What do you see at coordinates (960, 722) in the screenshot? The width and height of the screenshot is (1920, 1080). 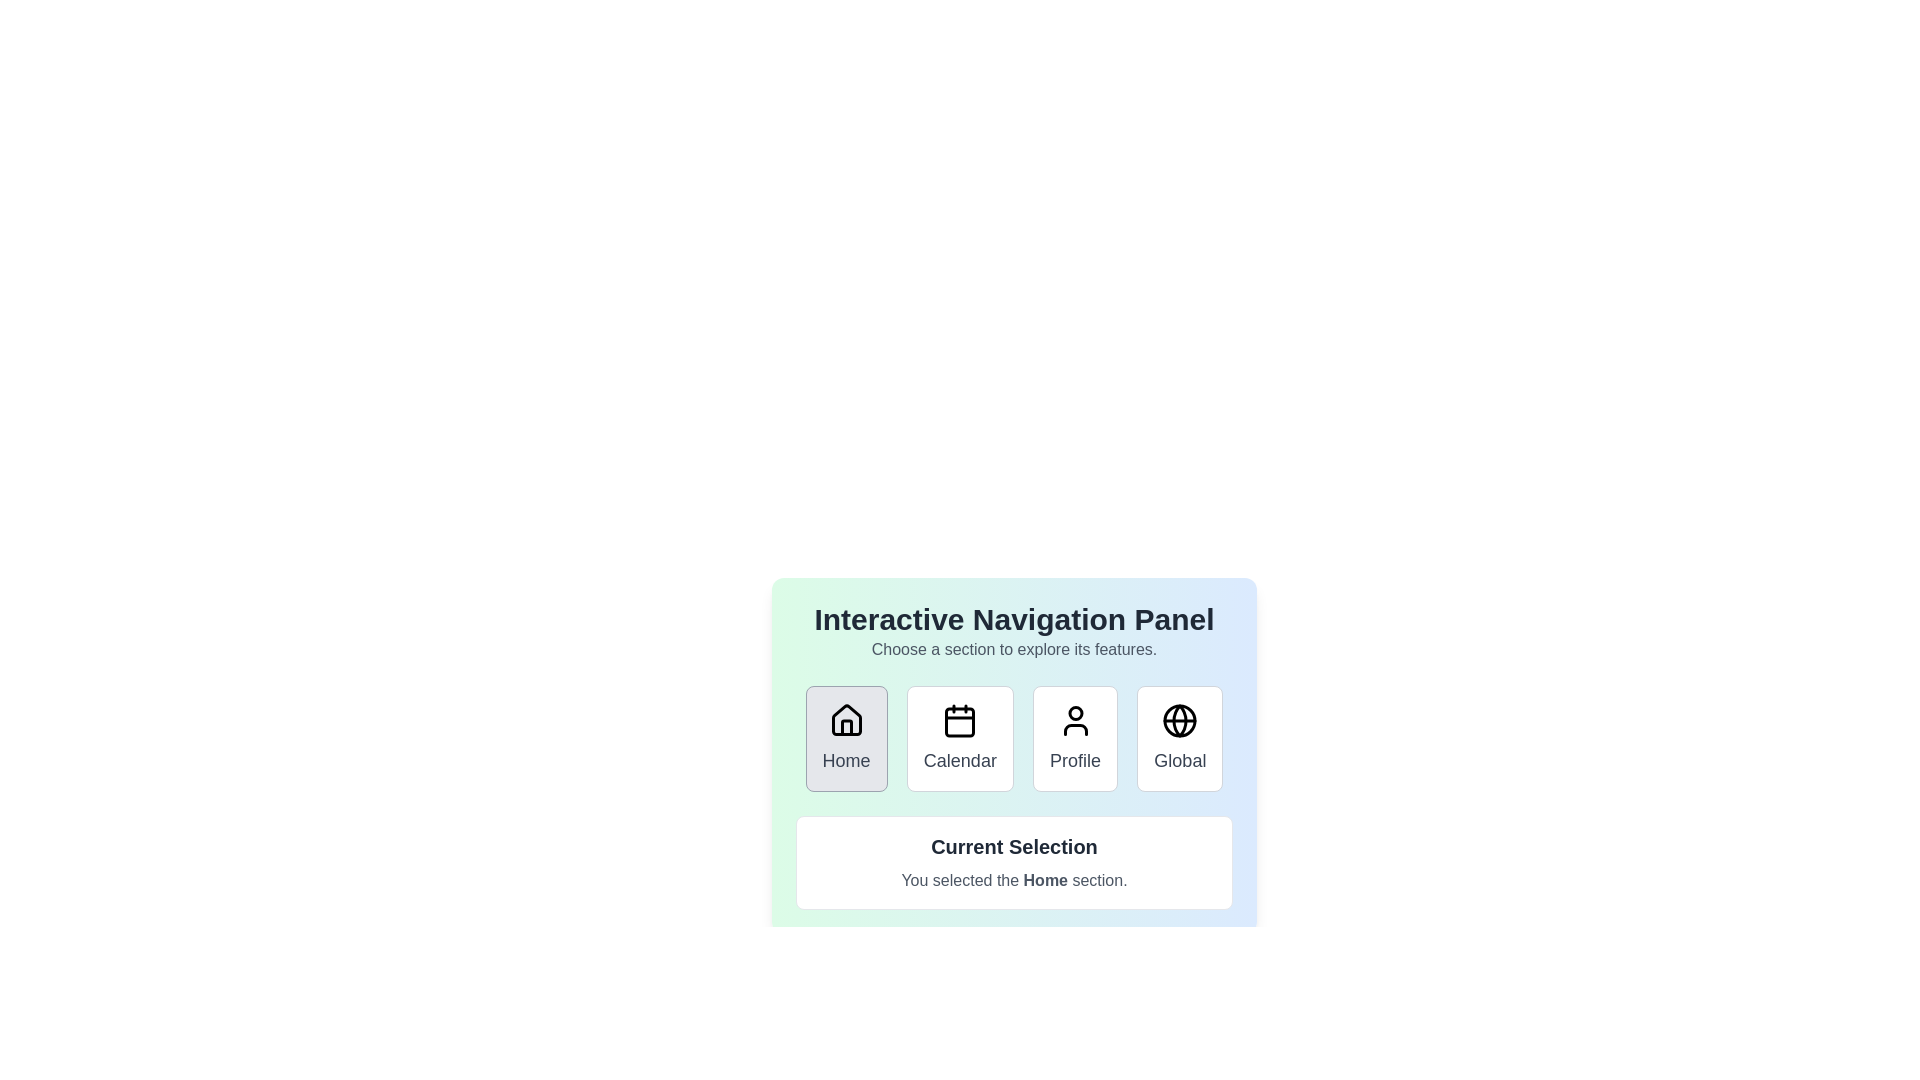 I see `the small rounded rectangle that serves as the background for the calendar icon, which is the second icon from the left in the middle row of the interface` at bounding box center [960, 722].